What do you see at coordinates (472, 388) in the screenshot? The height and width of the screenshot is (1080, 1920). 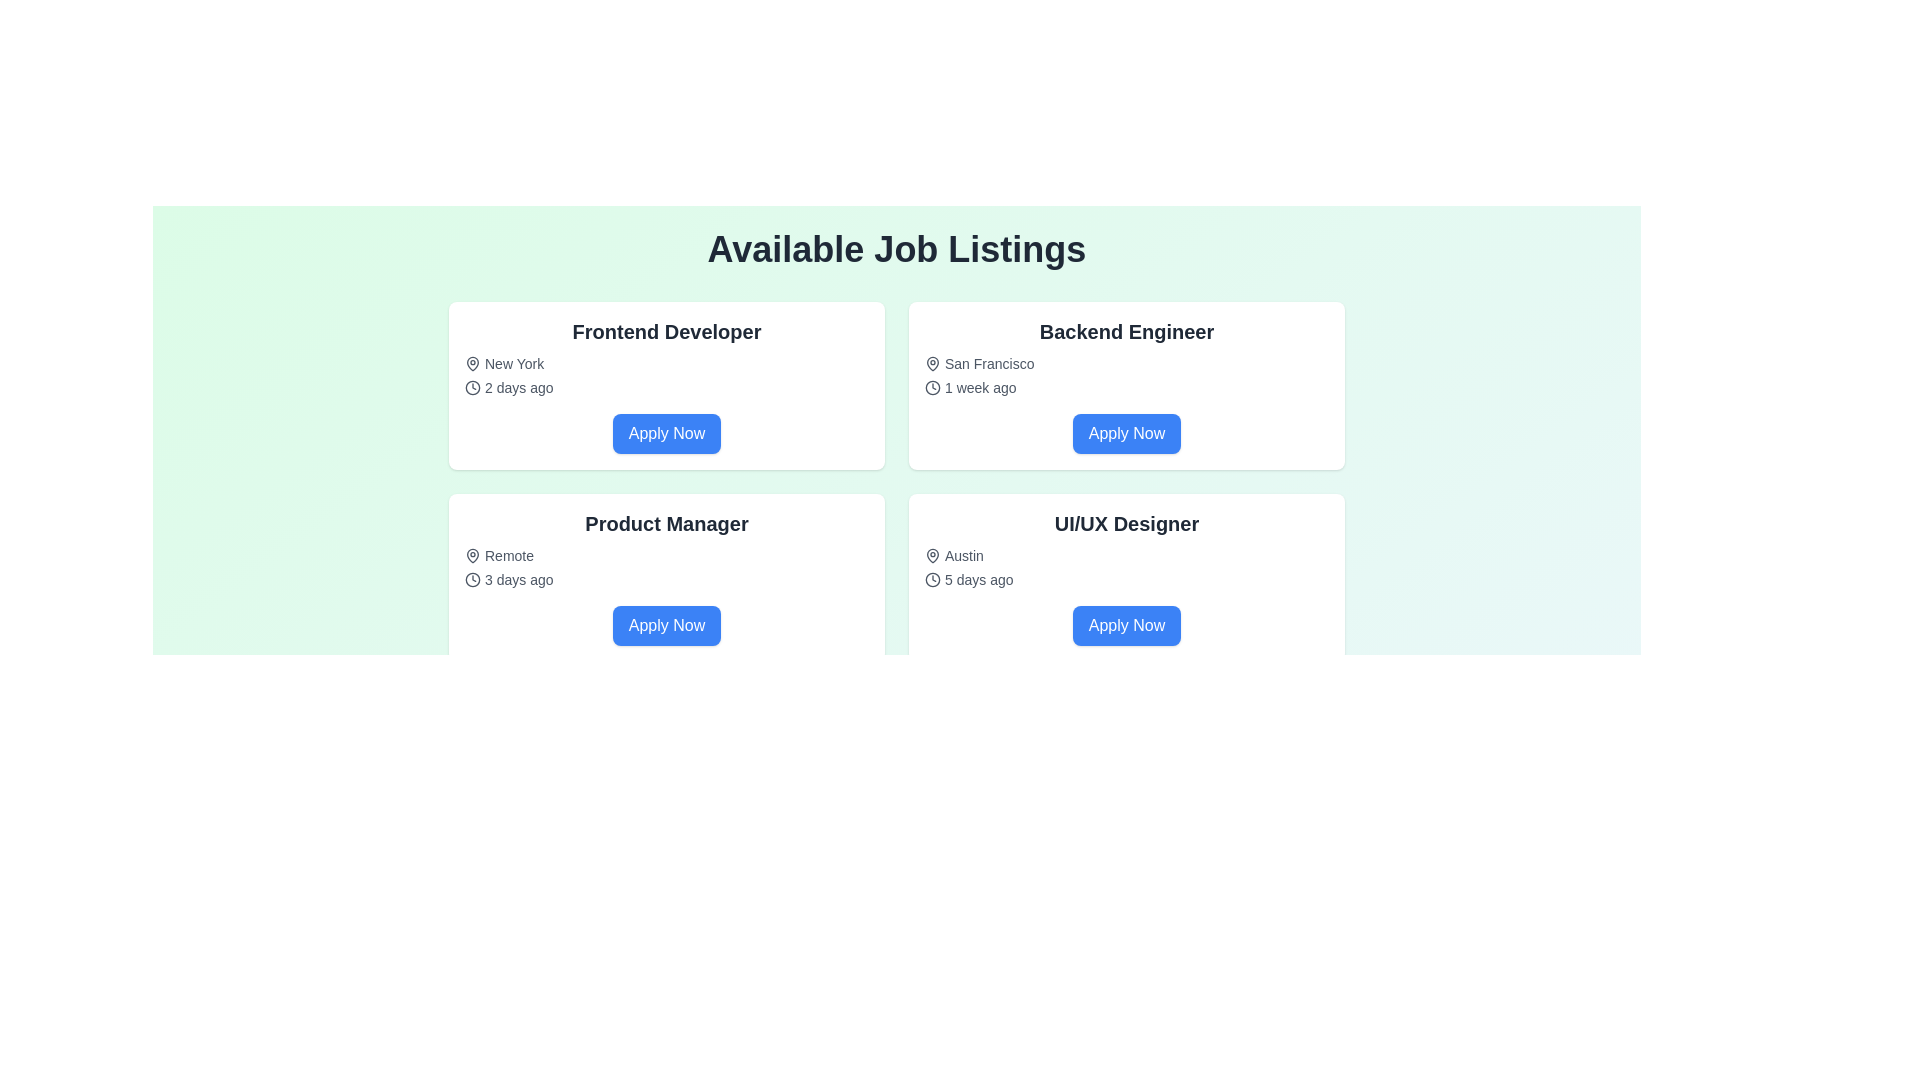 I see `the clock icon located to the left of the text '2 days ago' under the 'Frontend Developer' section in the job card to understand its meaning` at bounding box center [472, 388].